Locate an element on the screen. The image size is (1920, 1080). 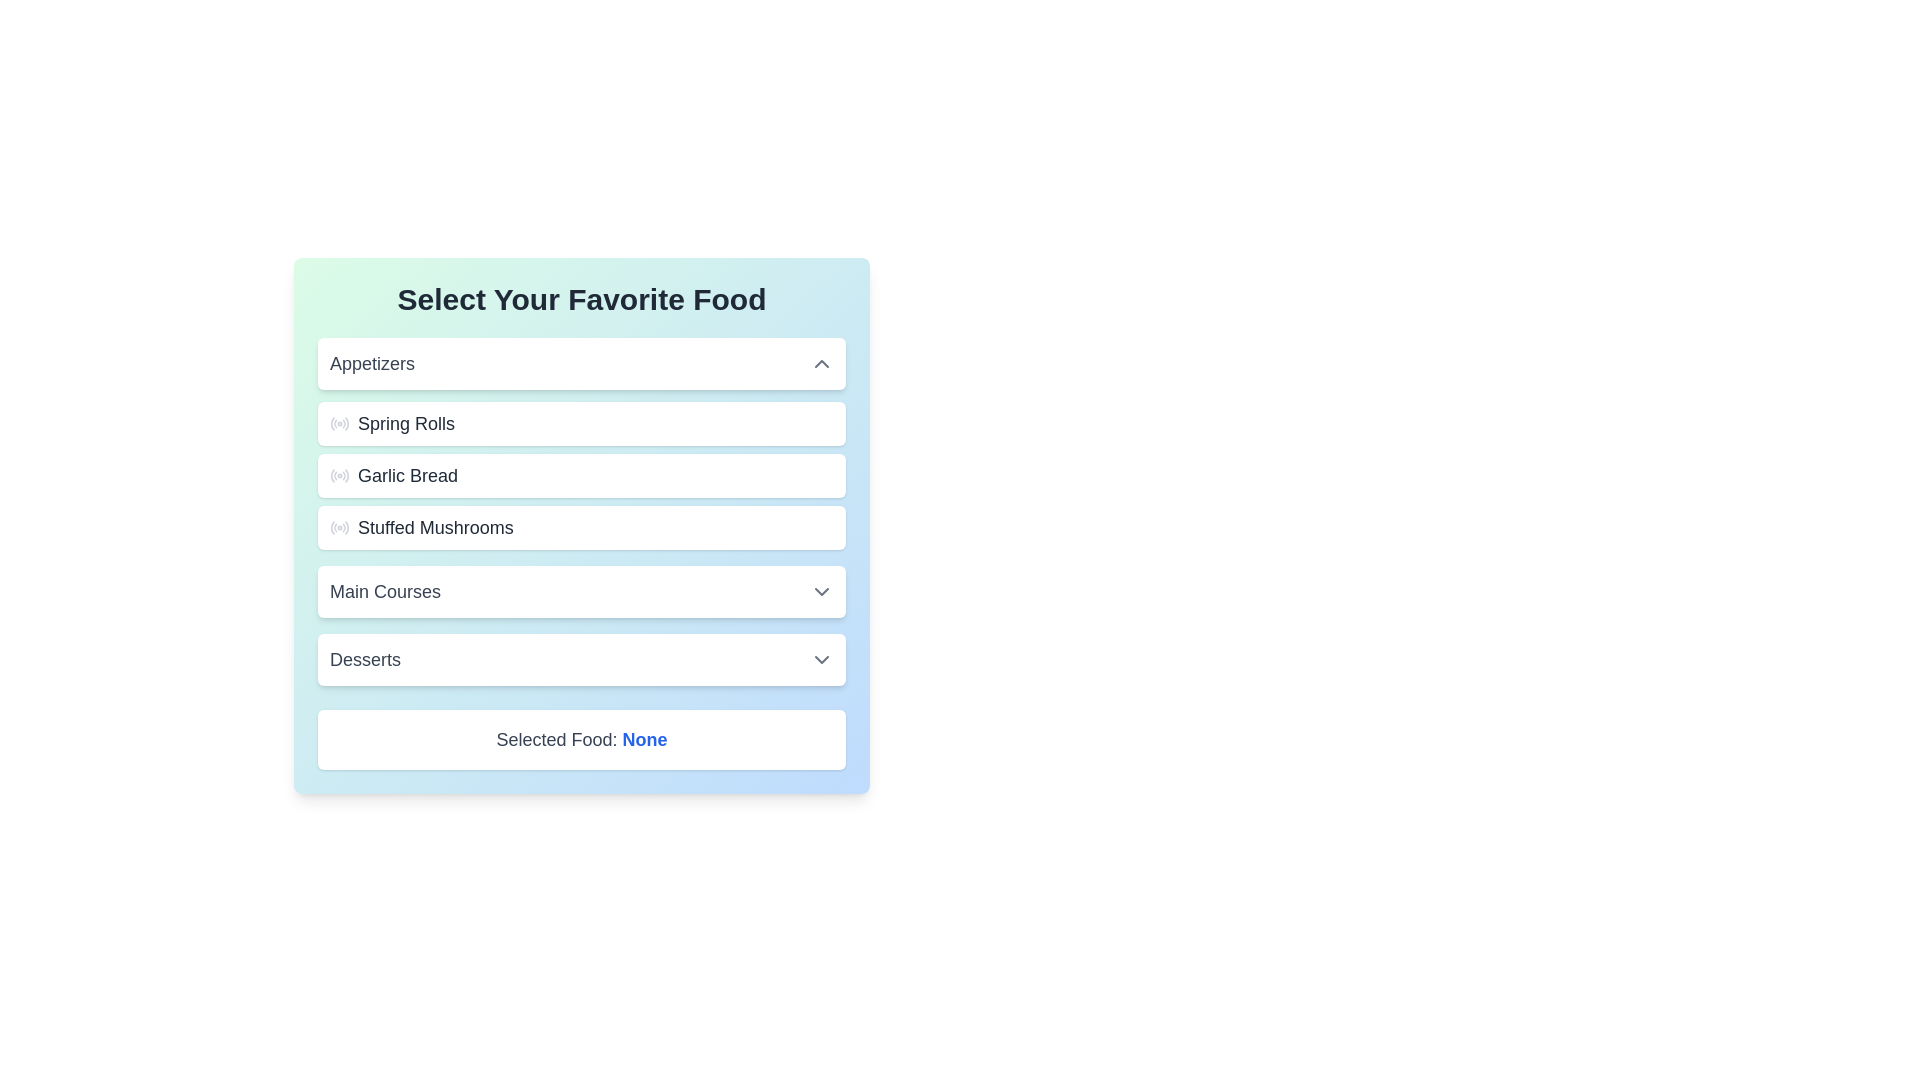
the chevron icon located to the far right of the 'Desserts' section is located at coordinates (821, 659).